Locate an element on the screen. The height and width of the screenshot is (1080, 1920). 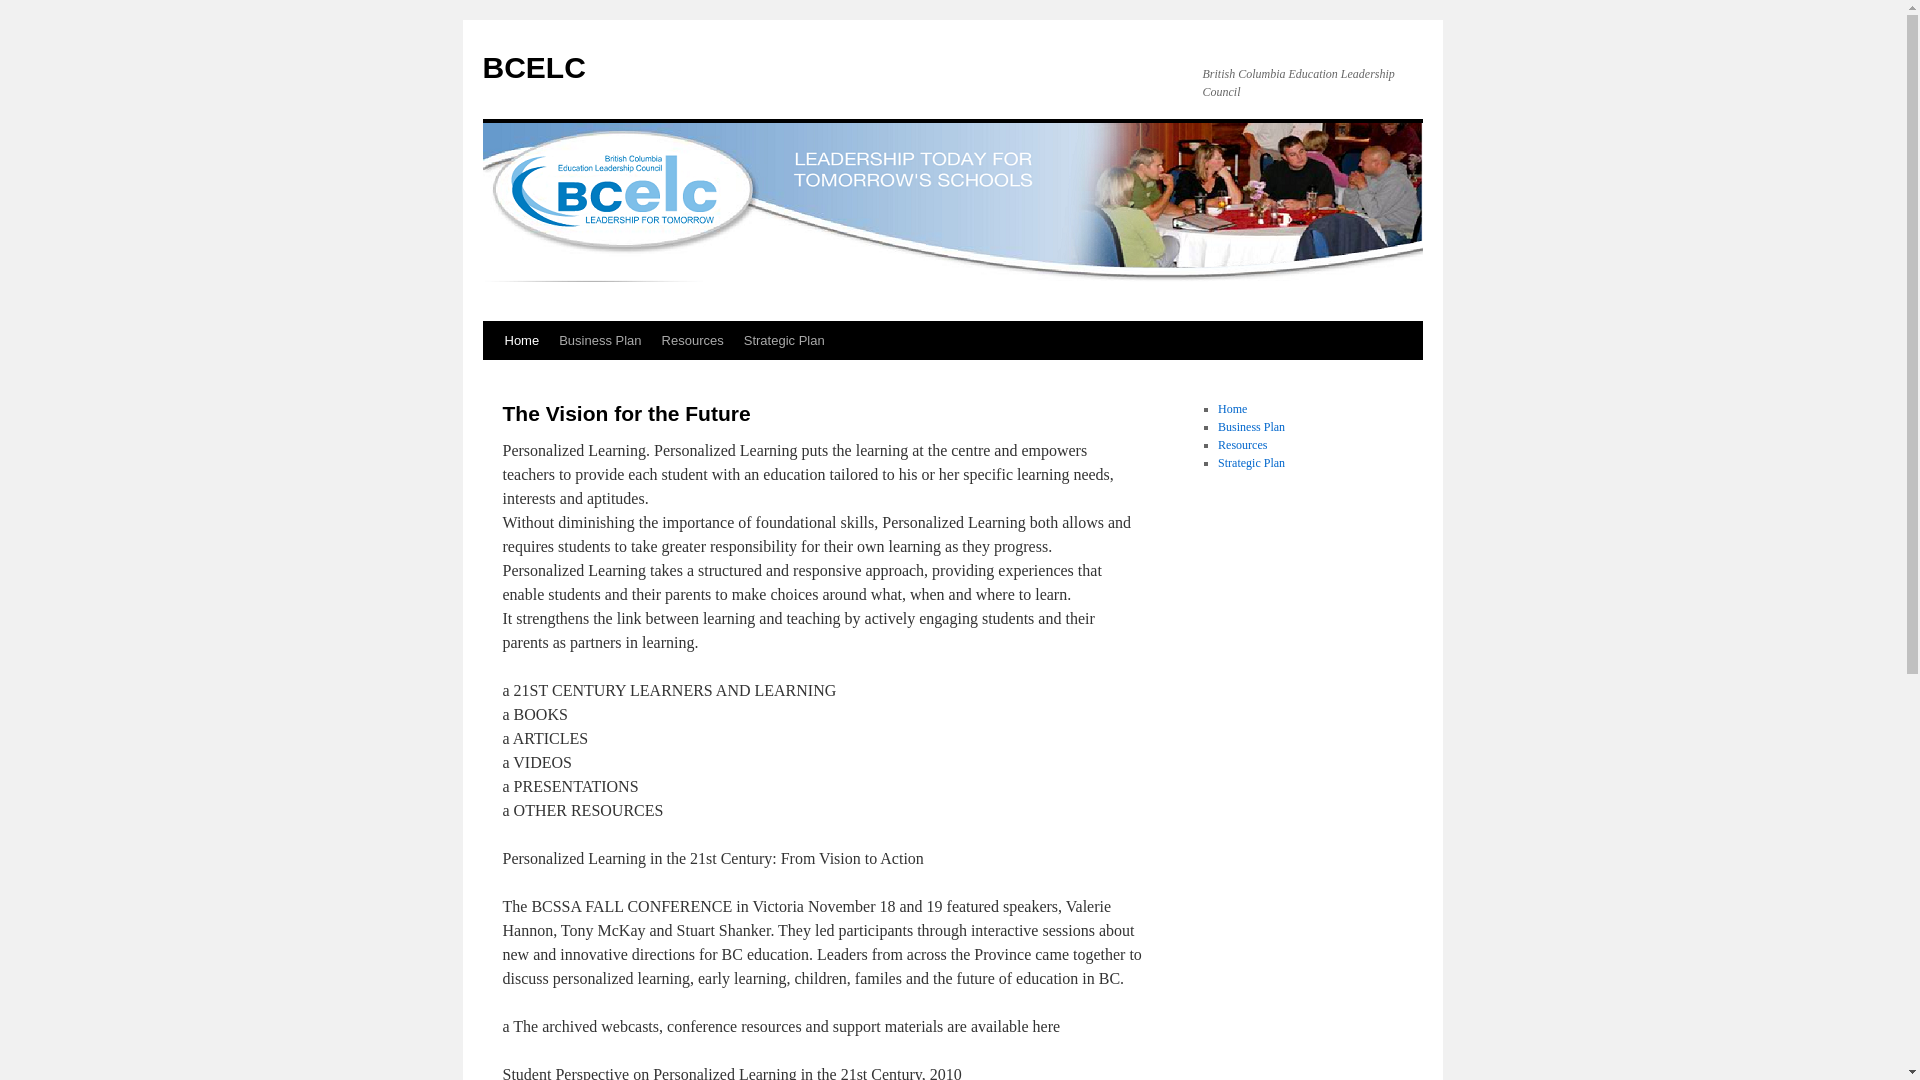
'Business Plan' is located at coordinates (548, 339).